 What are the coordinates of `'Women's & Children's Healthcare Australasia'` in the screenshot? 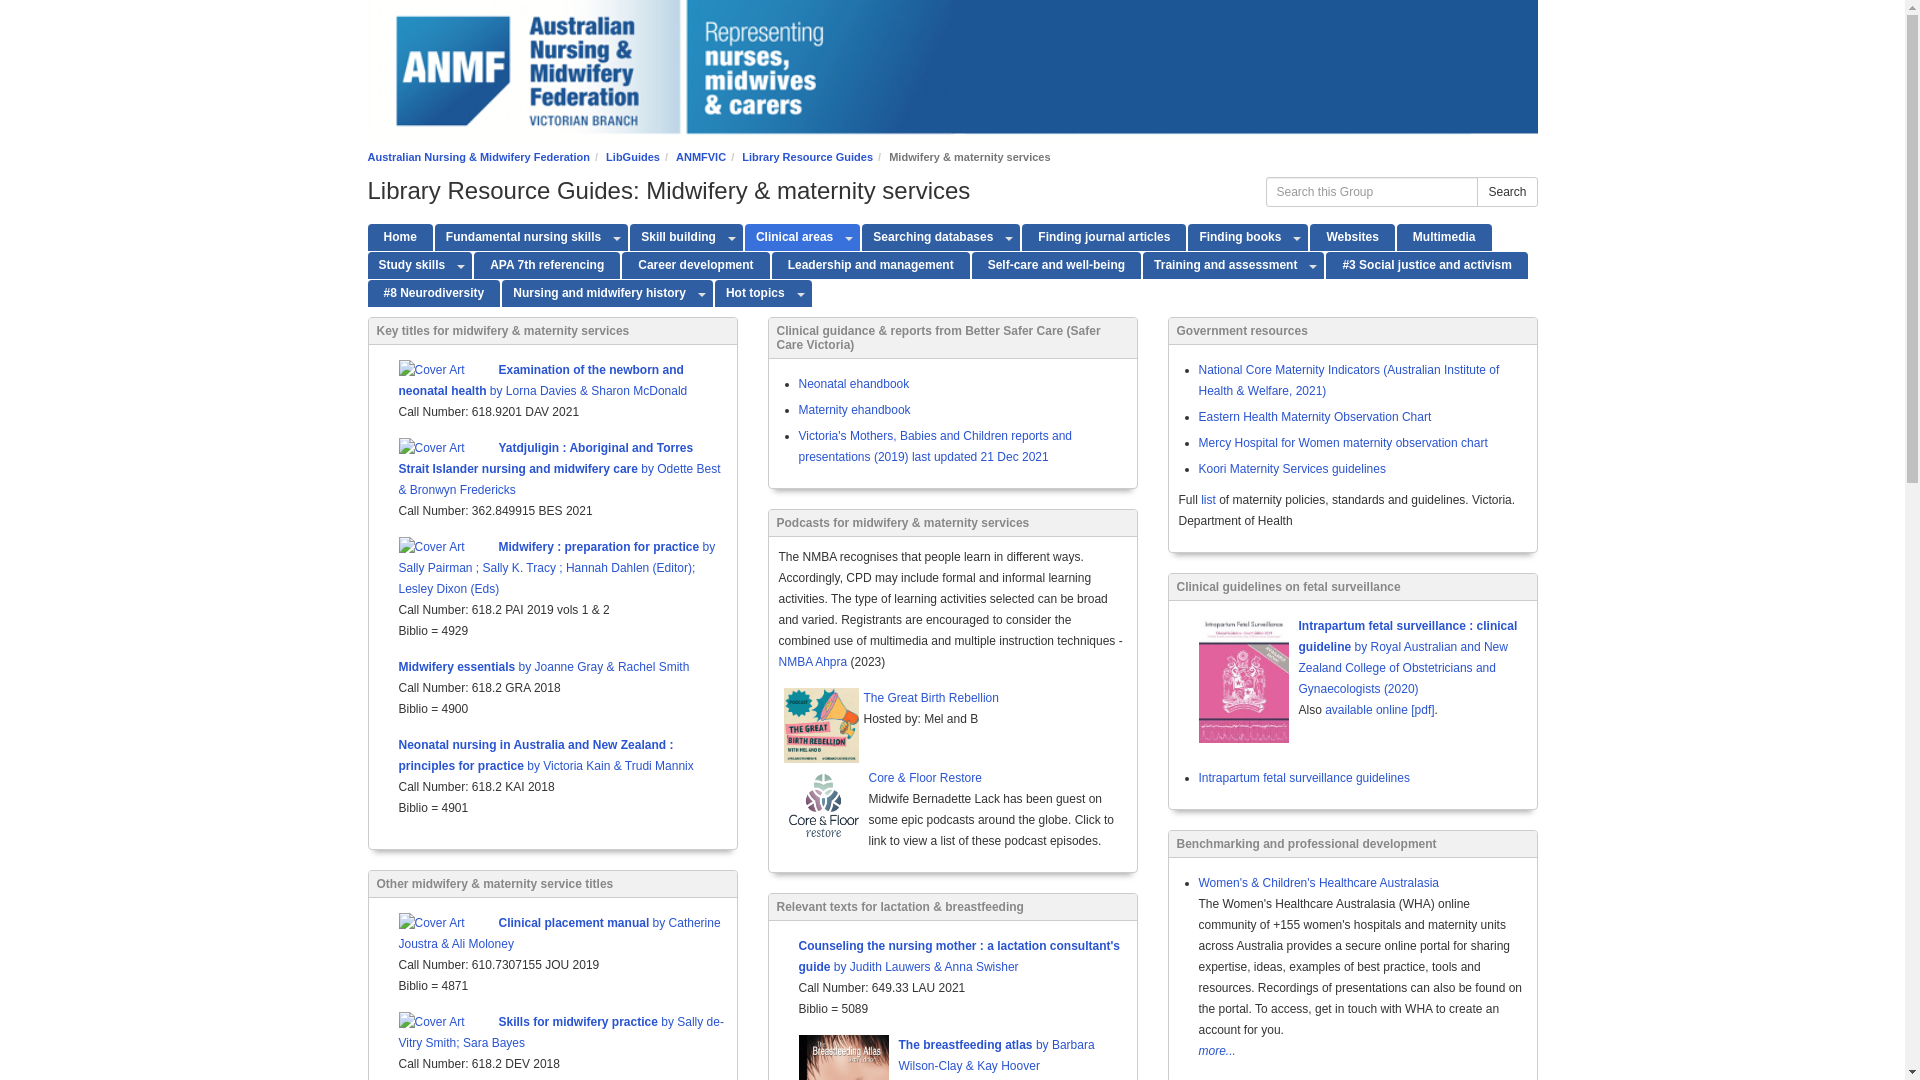 It's located at (1318, 882).